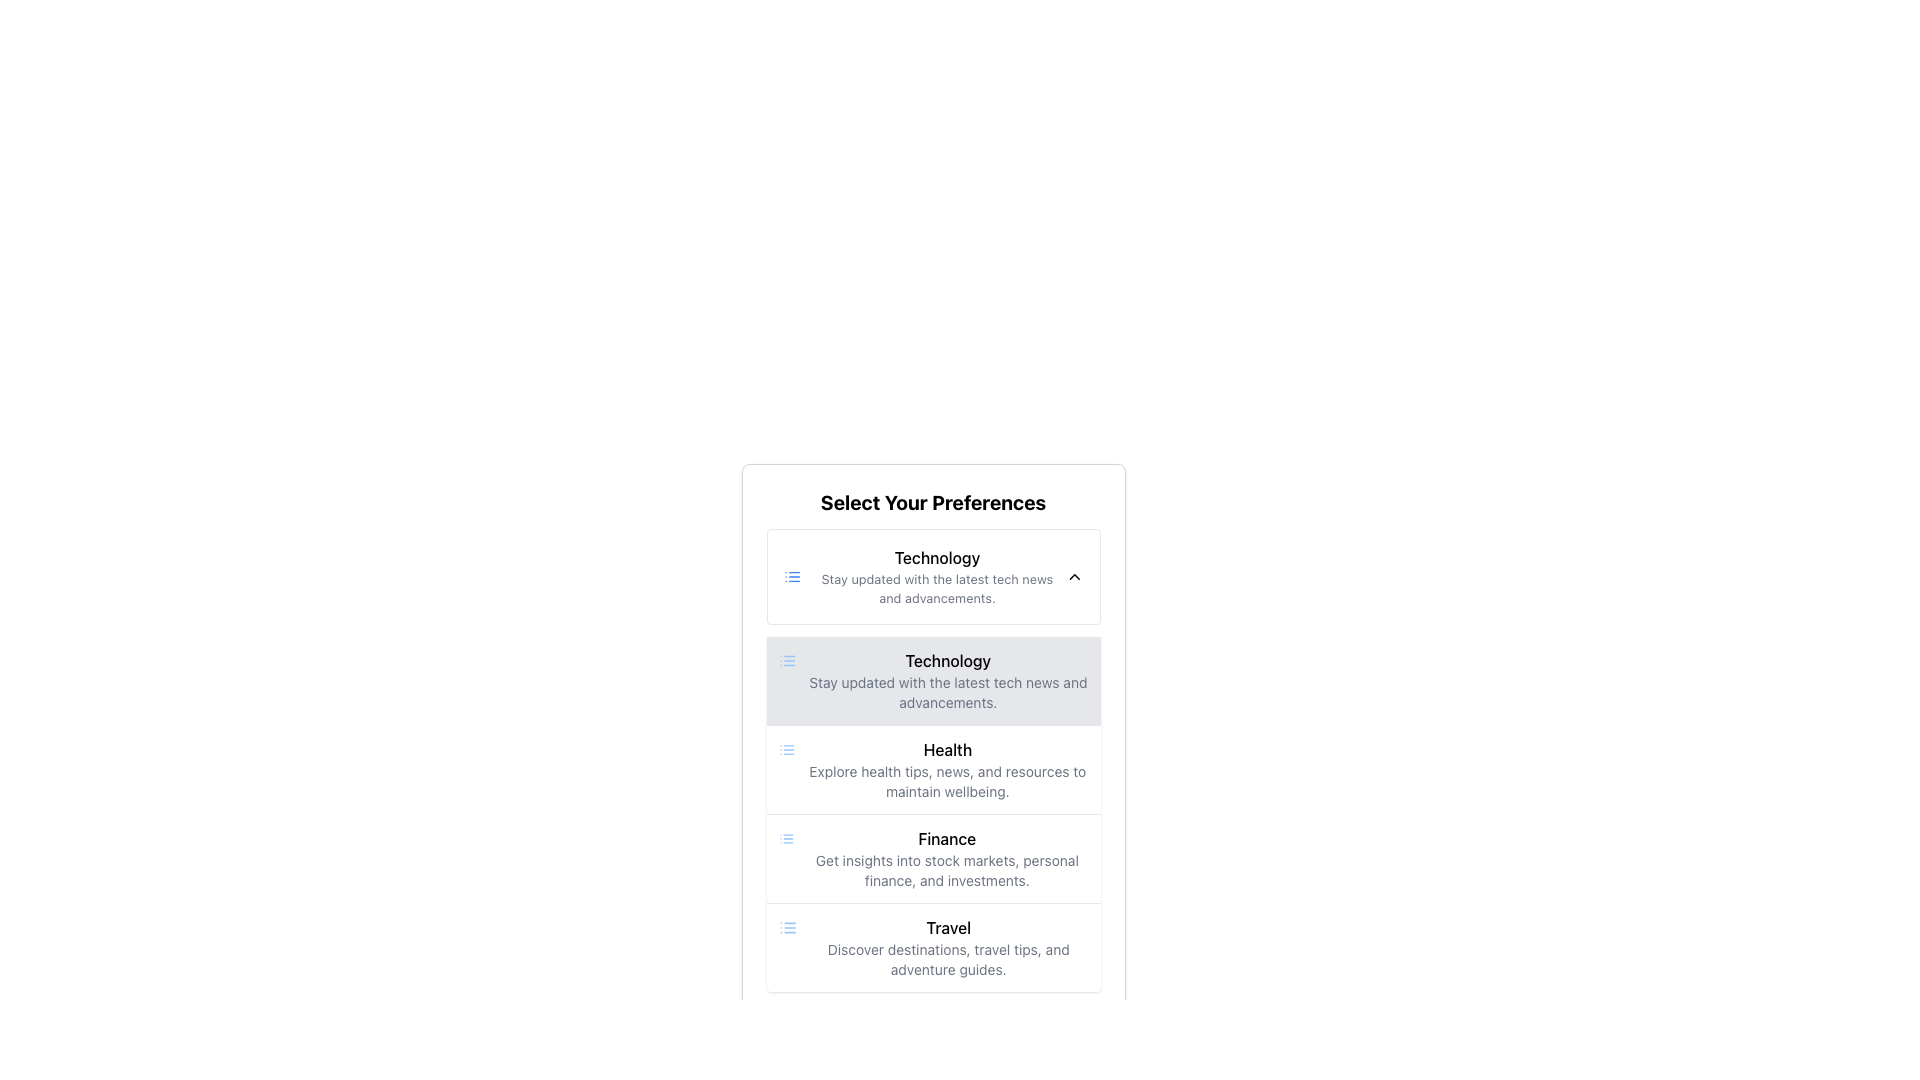 The height and width of the screenshot is (1080, 1920). I want to click on the text label reading 'Finance', so click(946, 839).